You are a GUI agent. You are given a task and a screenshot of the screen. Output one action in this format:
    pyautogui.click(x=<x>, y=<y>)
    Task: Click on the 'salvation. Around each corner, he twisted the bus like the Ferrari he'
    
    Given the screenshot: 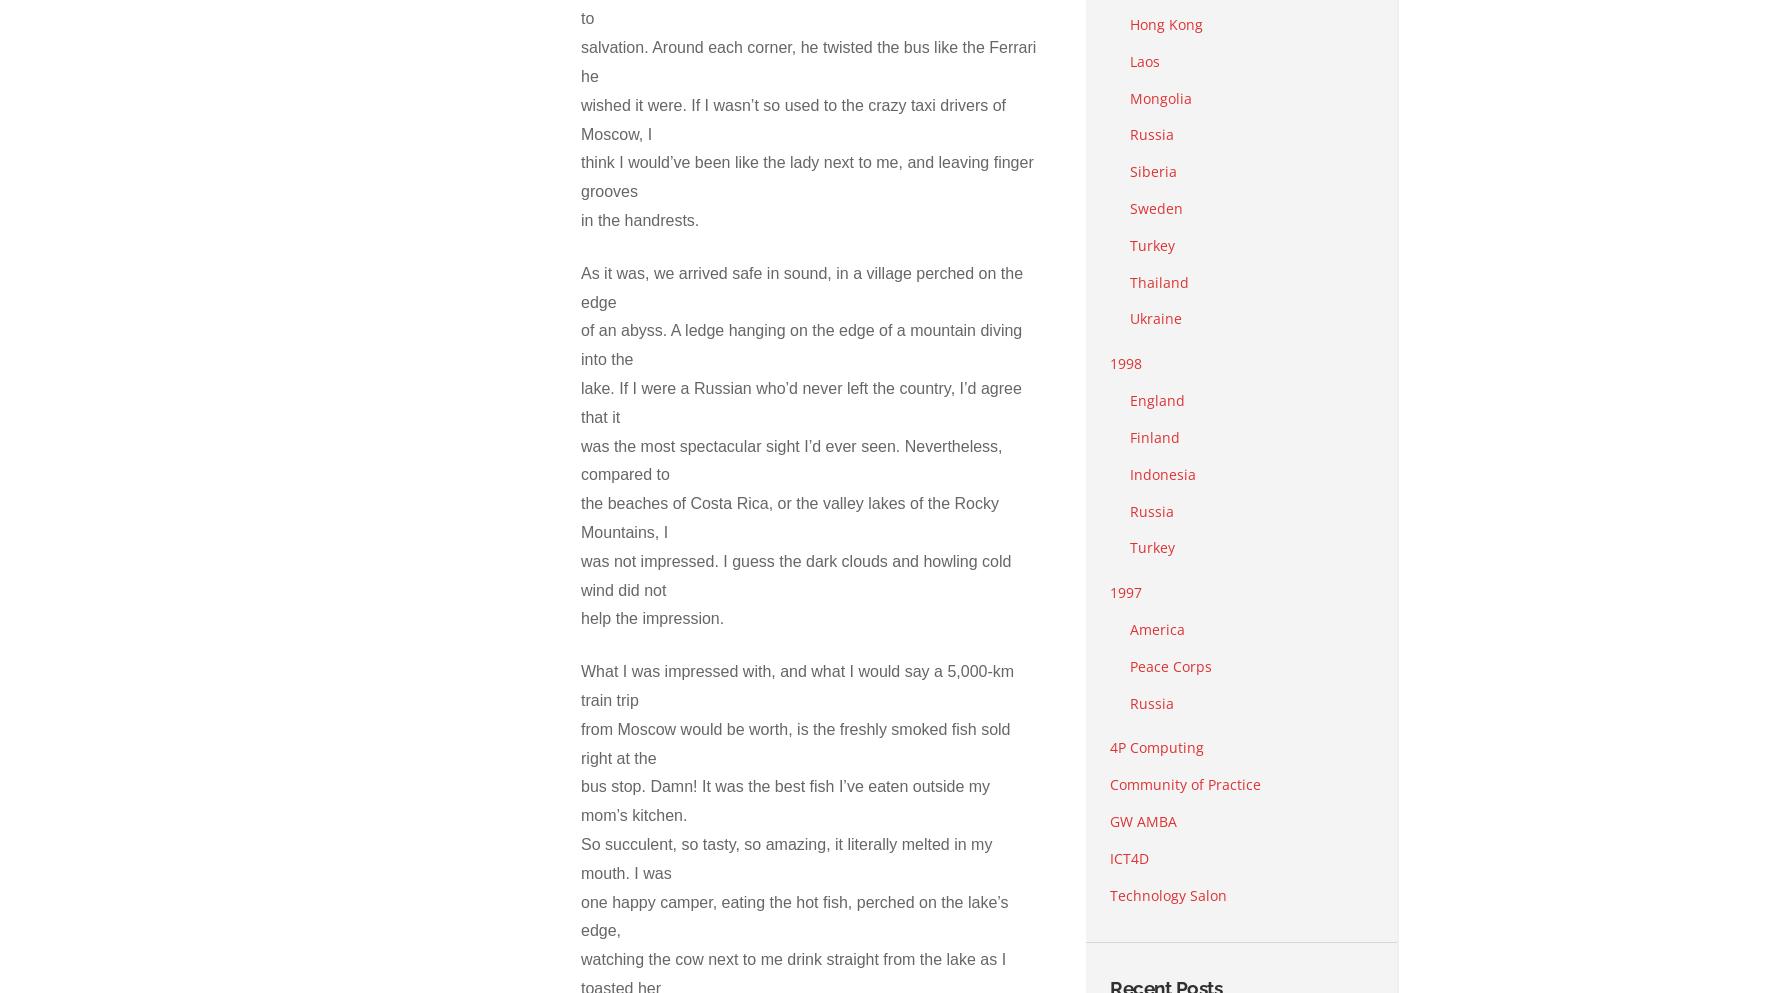 What is the action you would take?
    pyautogui.click(x=808, y=61)
    